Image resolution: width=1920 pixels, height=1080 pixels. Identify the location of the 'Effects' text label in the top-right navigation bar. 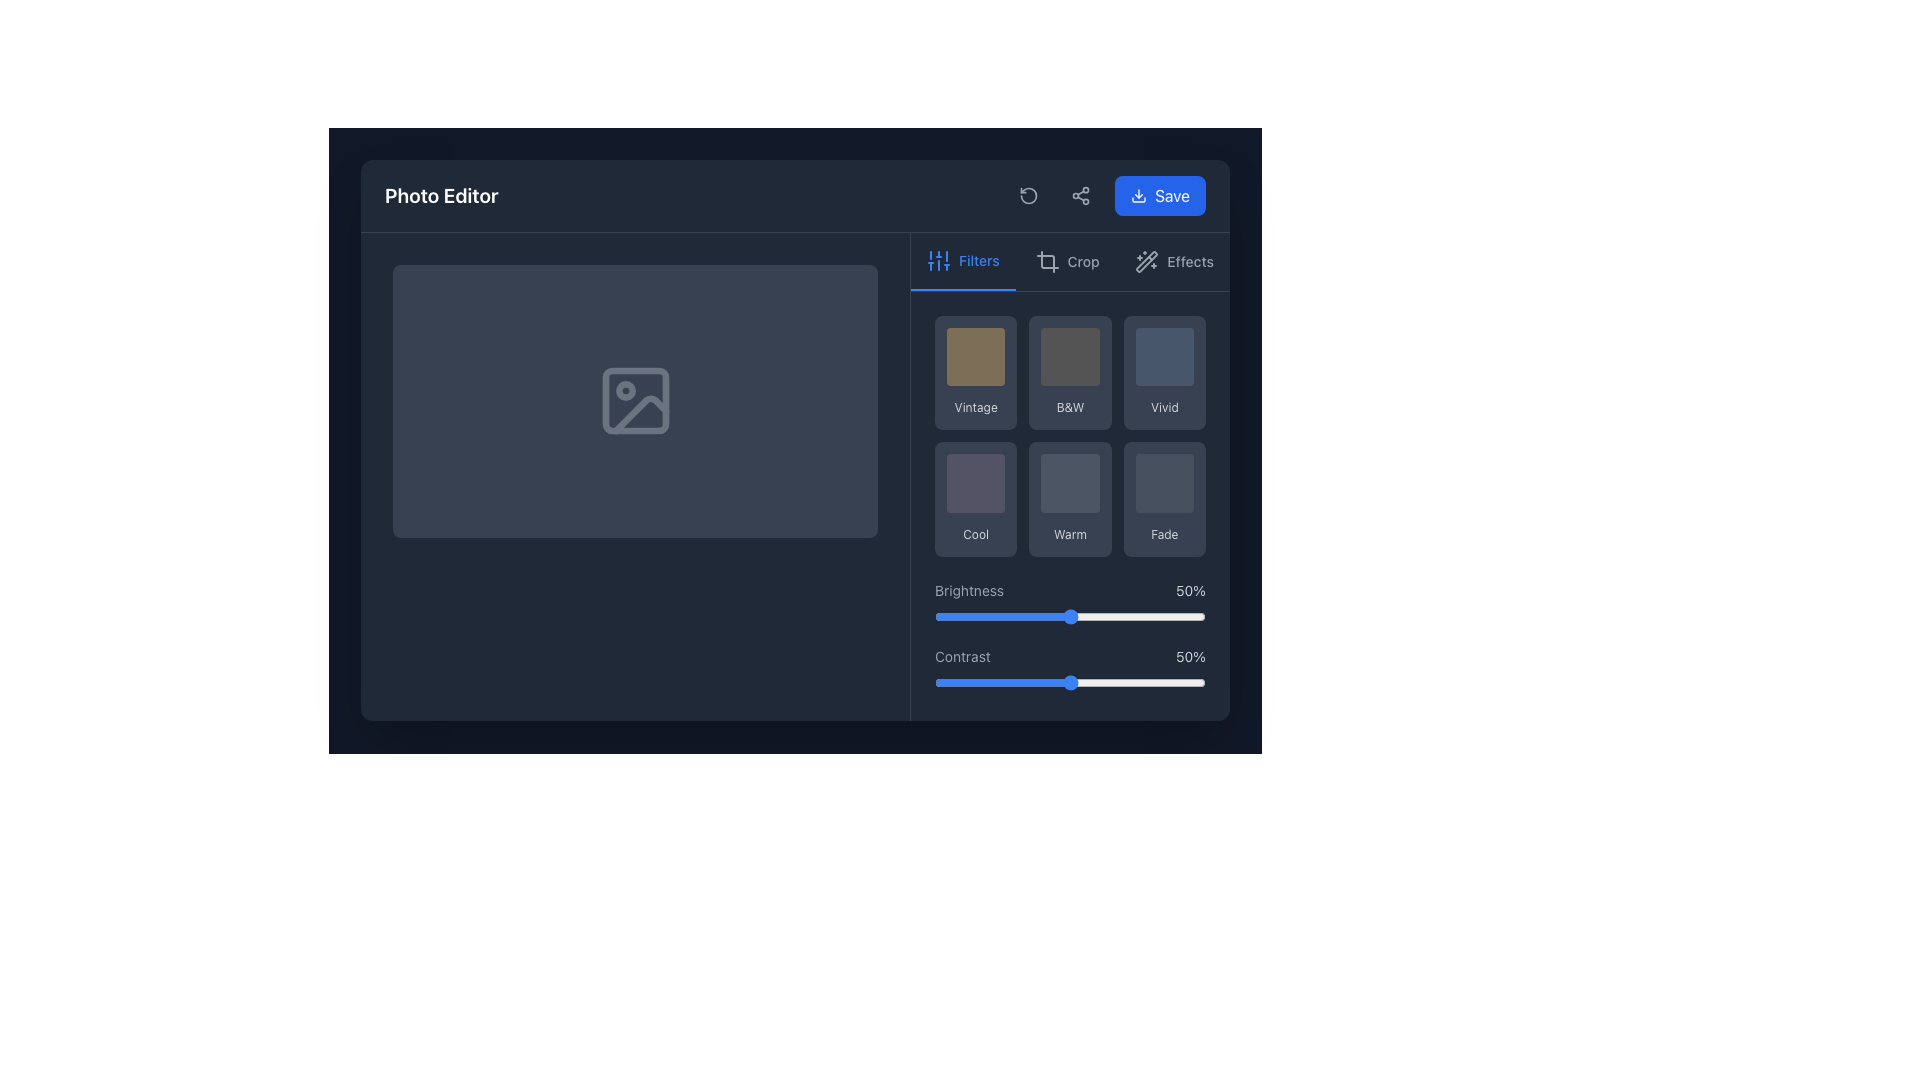
(1190, 261).